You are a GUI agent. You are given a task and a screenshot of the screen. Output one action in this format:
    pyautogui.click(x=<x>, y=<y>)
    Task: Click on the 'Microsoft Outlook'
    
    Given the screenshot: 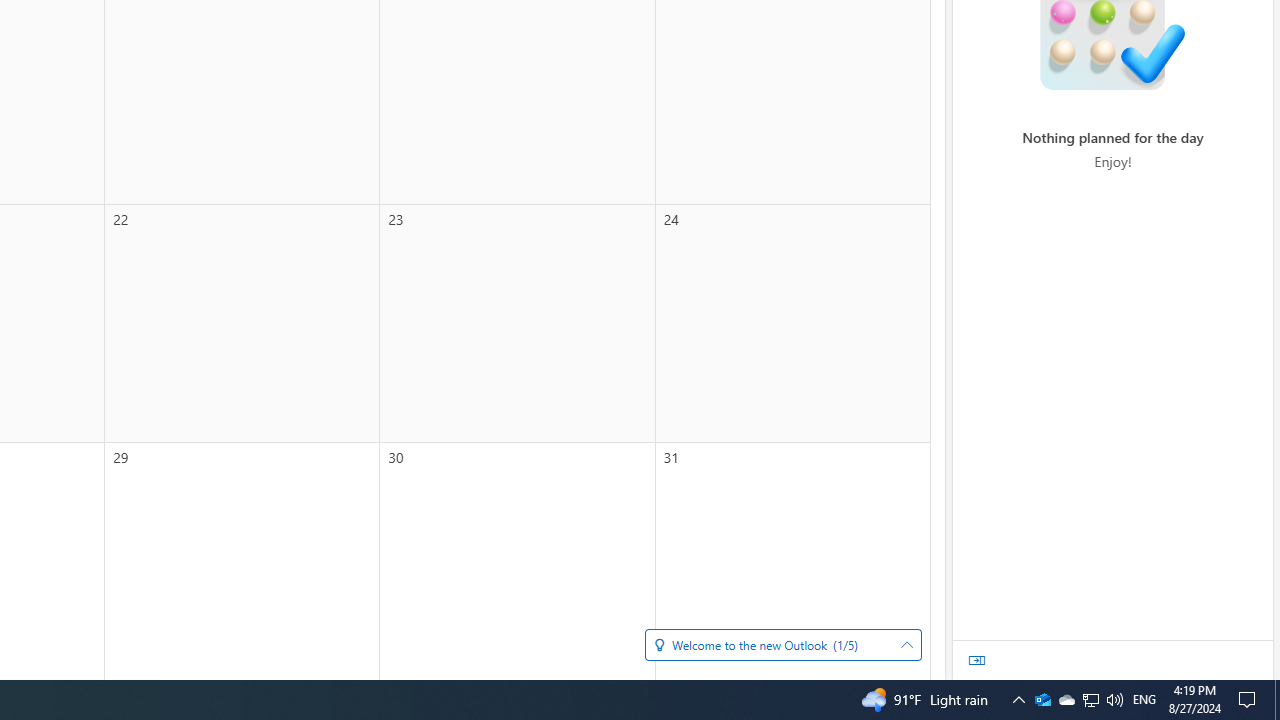 What is the action you would take?
    pyautogui.click(x=1041, y=698)
    